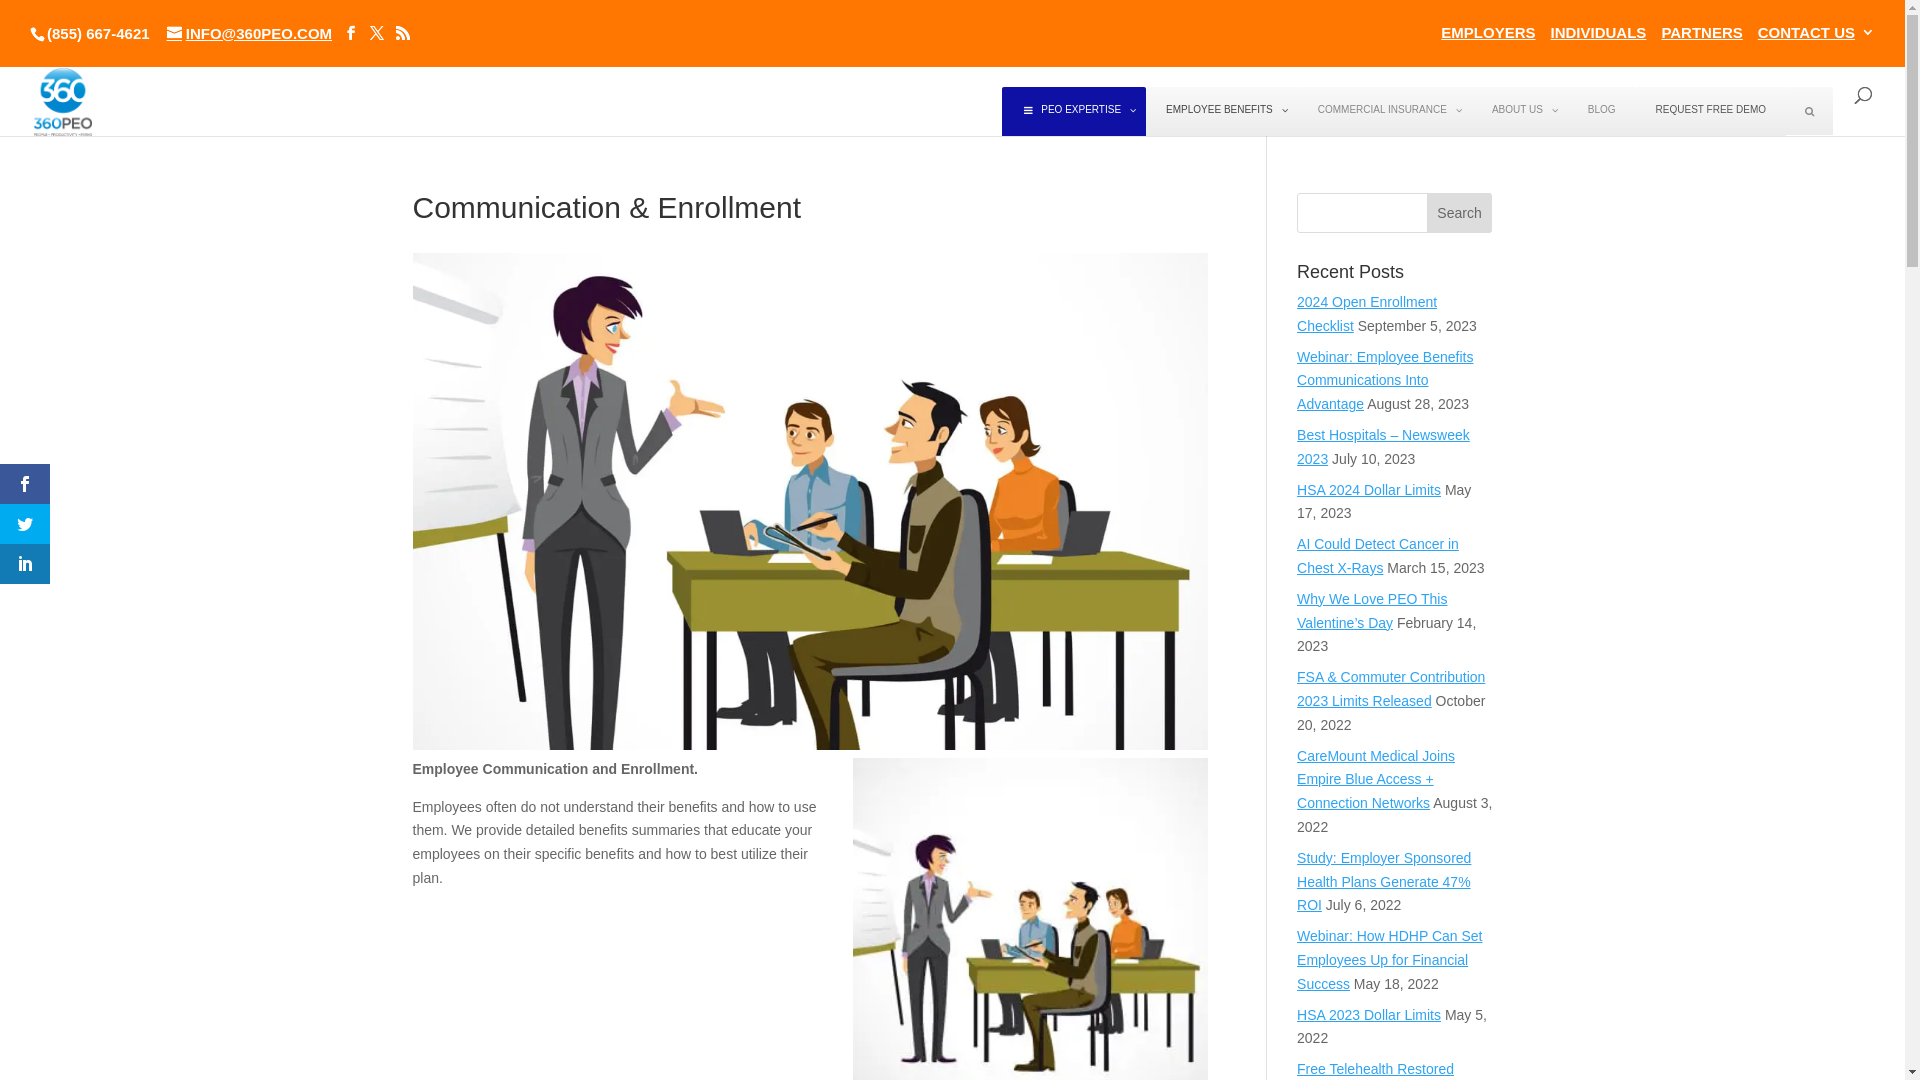  What do you see at coordinates (1296, 1014) in the screenshot?
I see `'HSA 2023 Dollar Limits'` at bounding box center [1296, 1014].